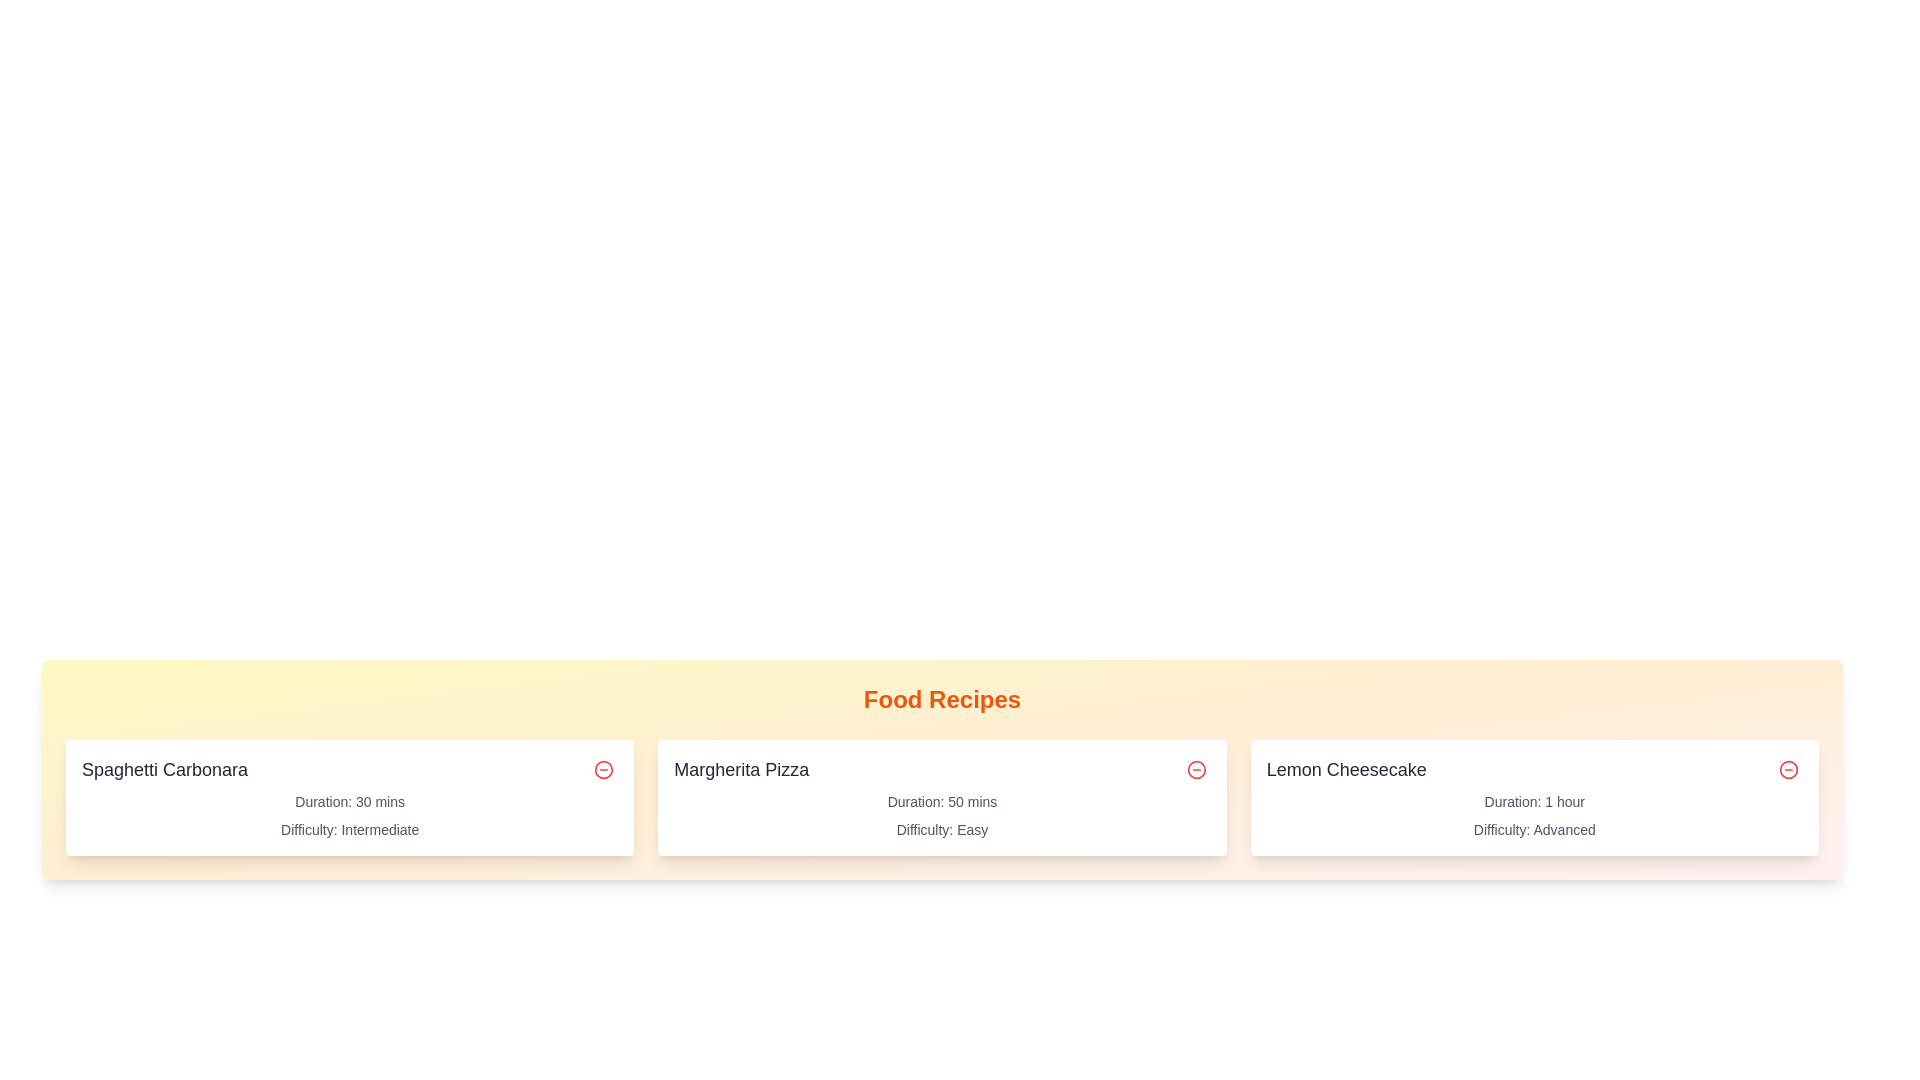 The width and height of the screenshot is (1920, 1080). I want to click on the Text Display Group element that shows 'Duration: 50 mins' and 'Difficulty: Easy', located within the Margherita Pizza card component, so click(941, 816).